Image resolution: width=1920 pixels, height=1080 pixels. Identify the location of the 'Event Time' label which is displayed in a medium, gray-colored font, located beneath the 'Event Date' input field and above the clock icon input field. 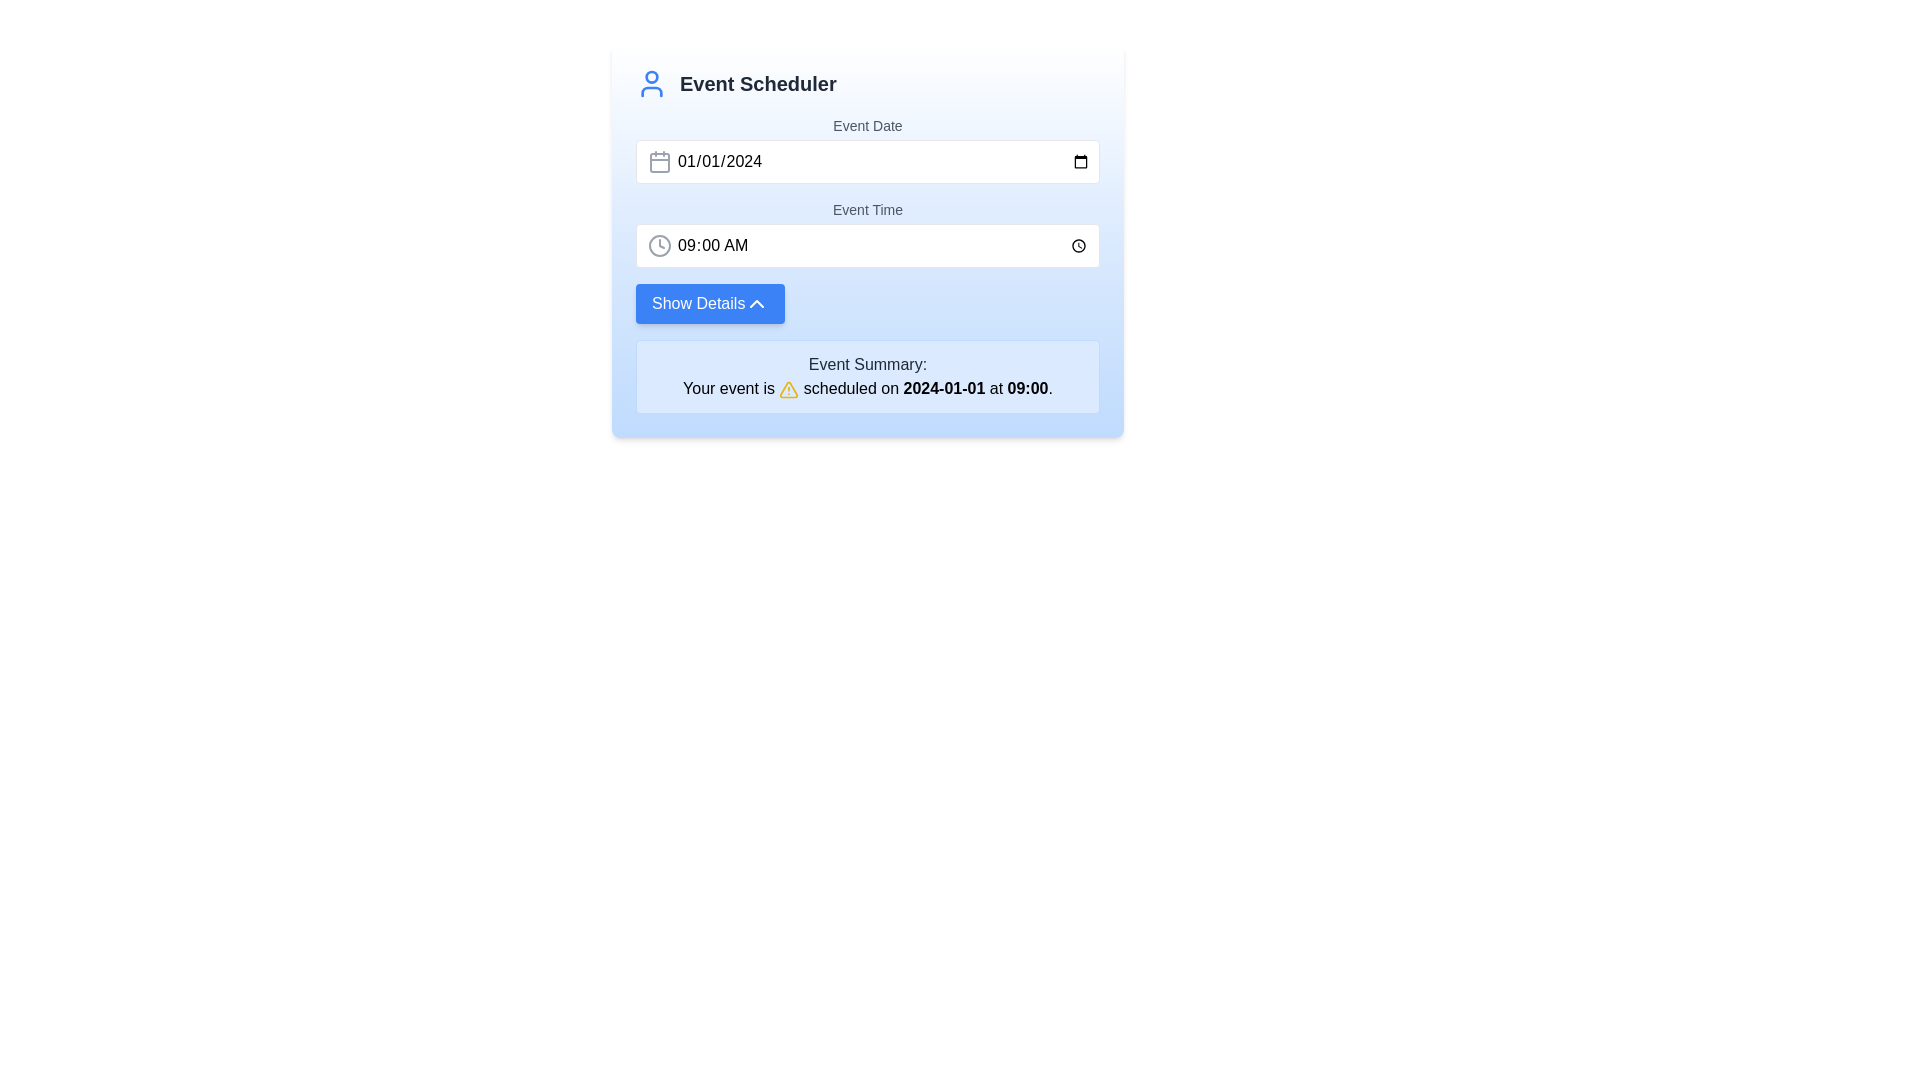
(868, 209).